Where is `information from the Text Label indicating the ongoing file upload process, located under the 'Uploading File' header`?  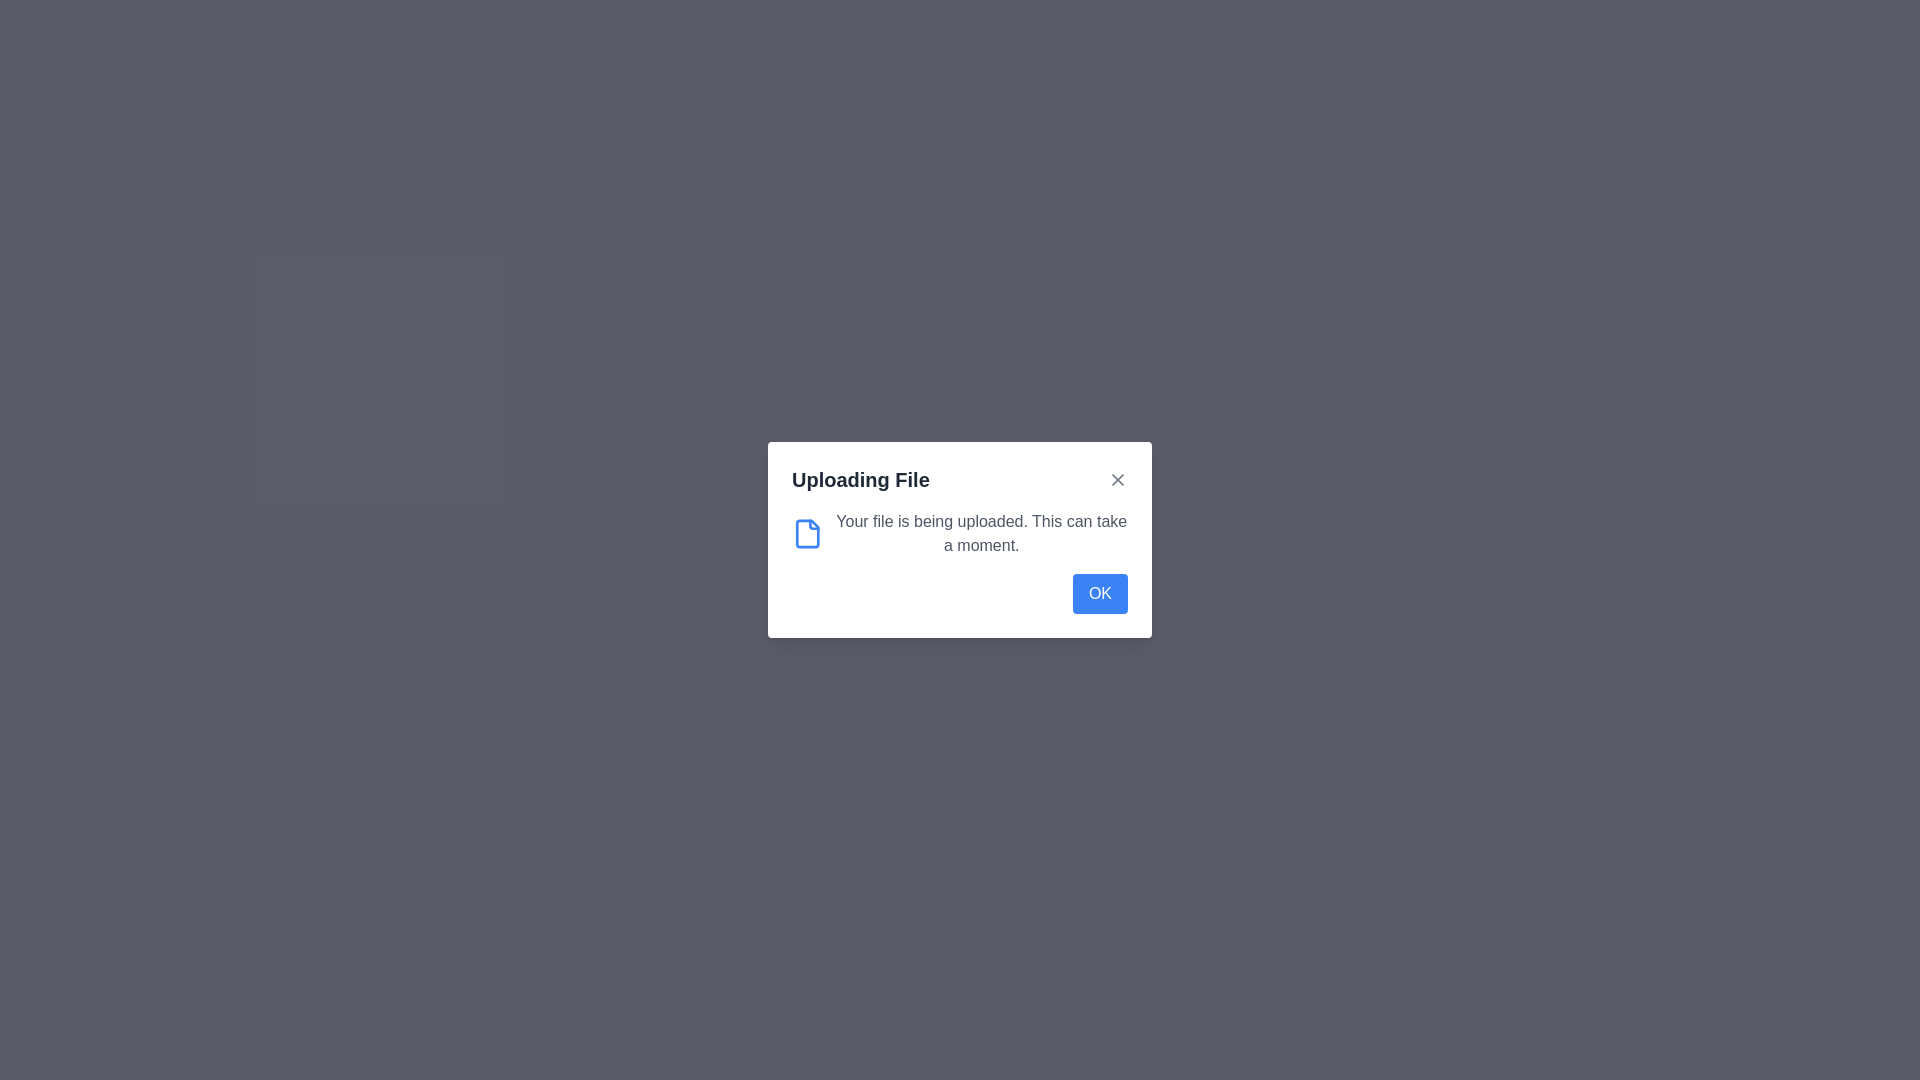 information from the Text Label indicating the ongoing file upload process, located under the 'Uploading File' header is located at coordinates (981, 532).